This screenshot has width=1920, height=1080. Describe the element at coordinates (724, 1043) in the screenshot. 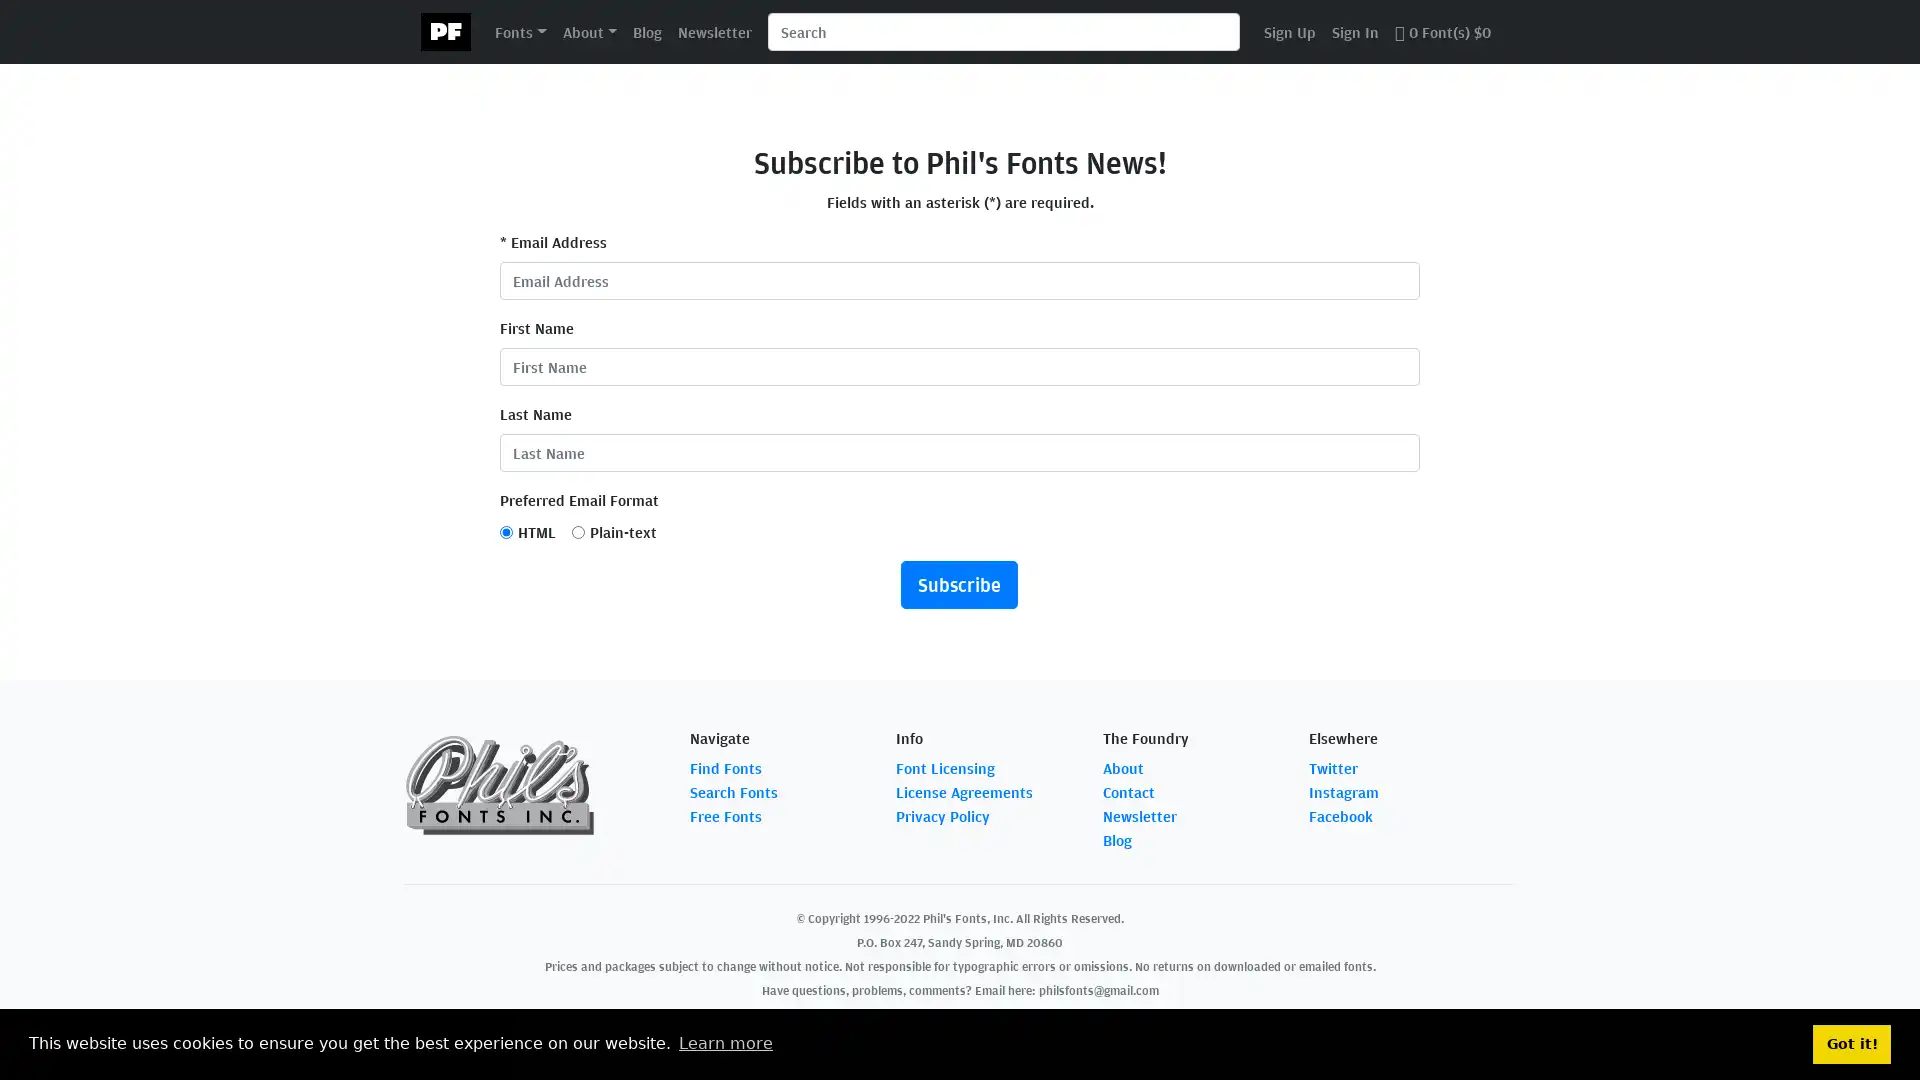

I see `learn more about cookies` at that location.